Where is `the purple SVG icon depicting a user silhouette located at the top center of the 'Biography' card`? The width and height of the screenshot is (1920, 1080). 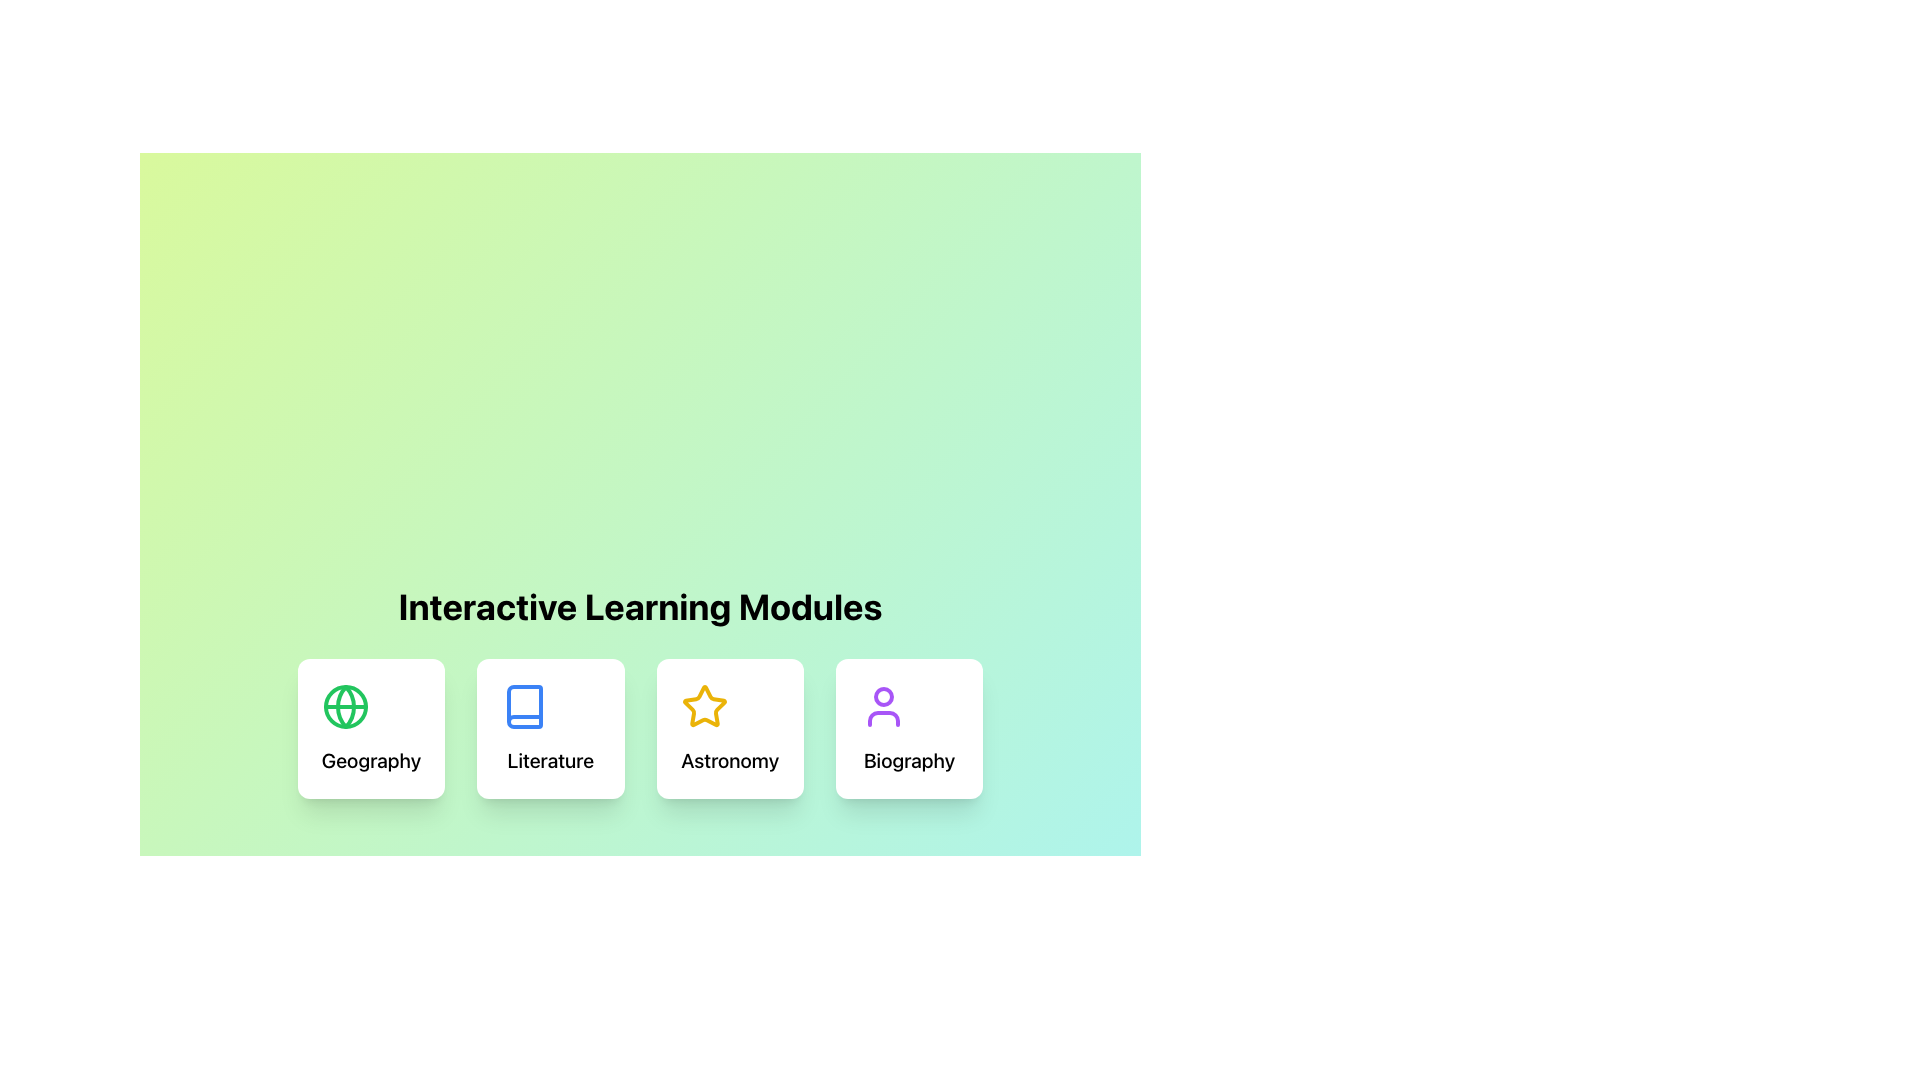
the purple SVG icon depicting a user silhouette located at the top center of the 'Biography' card is located at coordinates (882, 705).